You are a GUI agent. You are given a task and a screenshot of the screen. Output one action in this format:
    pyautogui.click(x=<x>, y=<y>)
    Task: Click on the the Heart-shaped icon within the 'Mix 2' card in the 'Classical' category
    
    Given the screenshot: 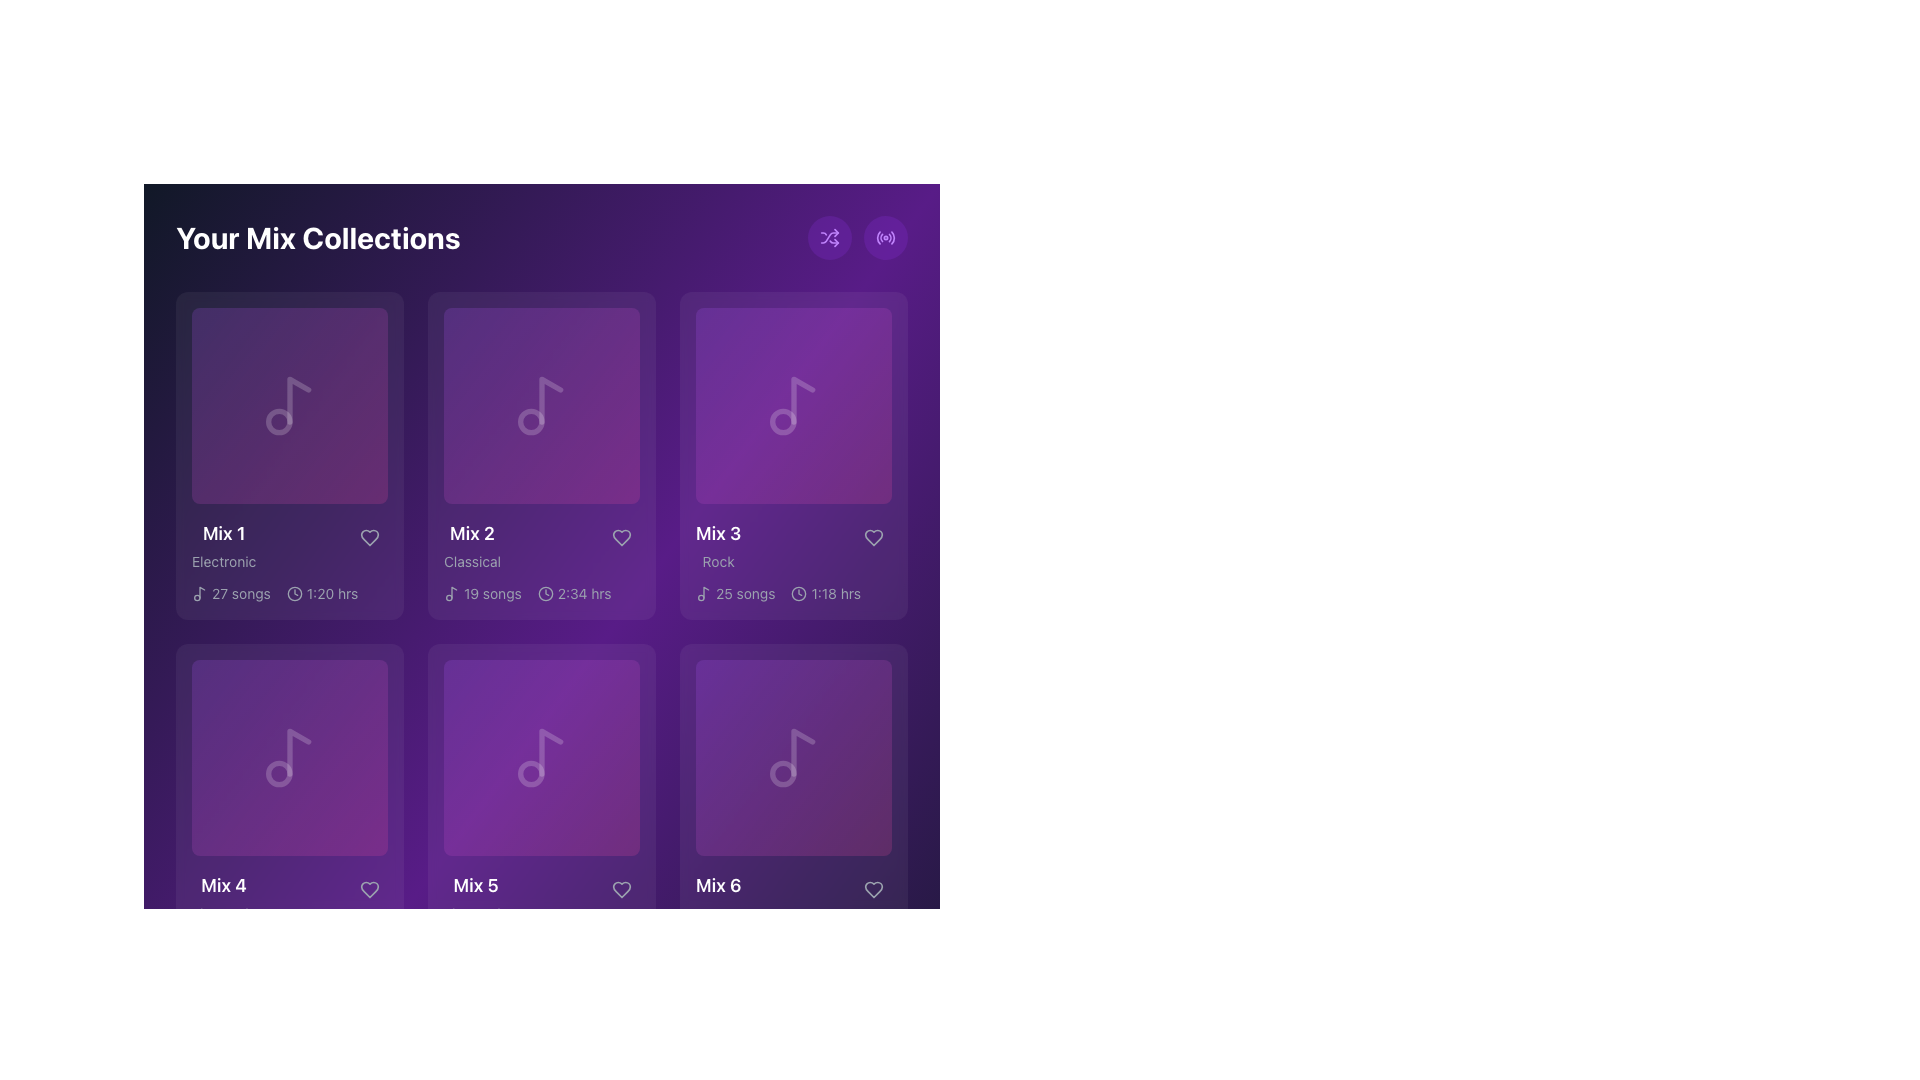 What is the action you would take?
    pyautogui.click(x=621, y=536)
    